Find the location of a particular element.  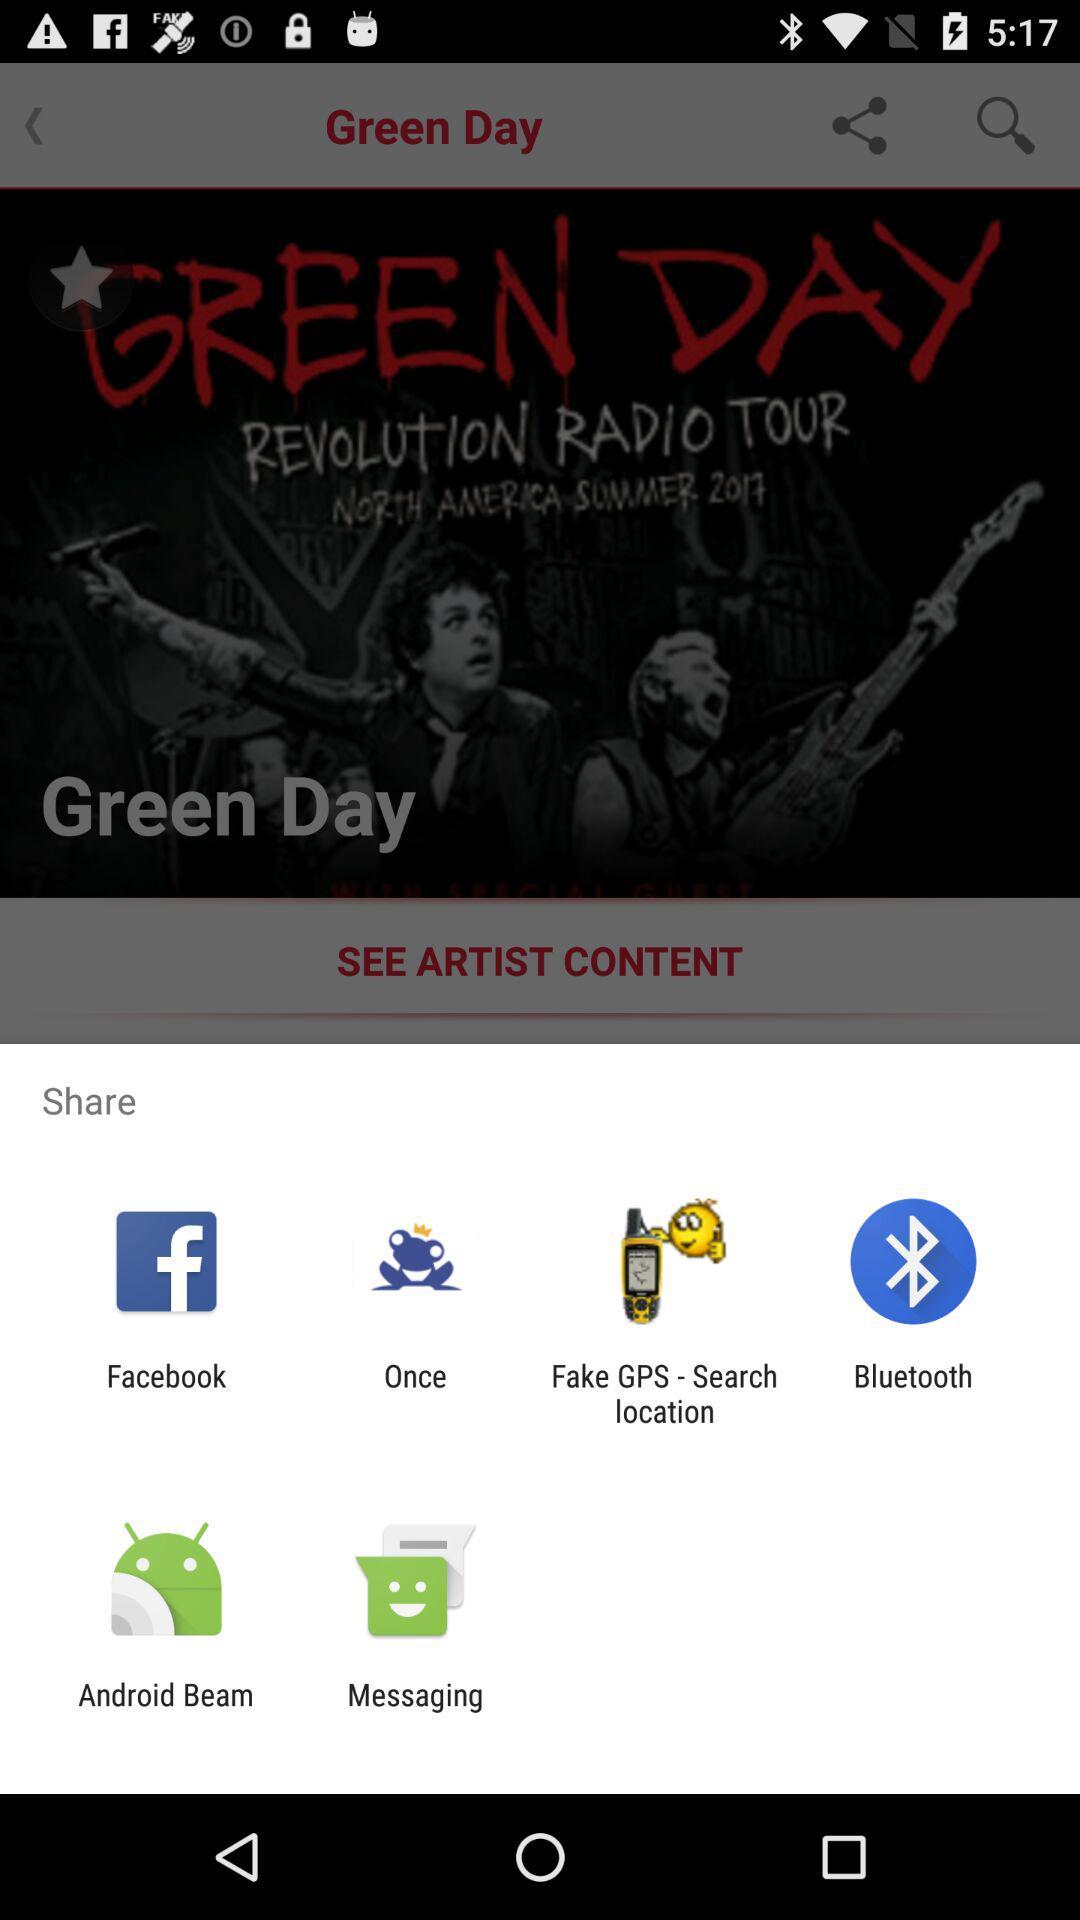

app next to the bluetooth icon is located at coordinates (664, 1392).